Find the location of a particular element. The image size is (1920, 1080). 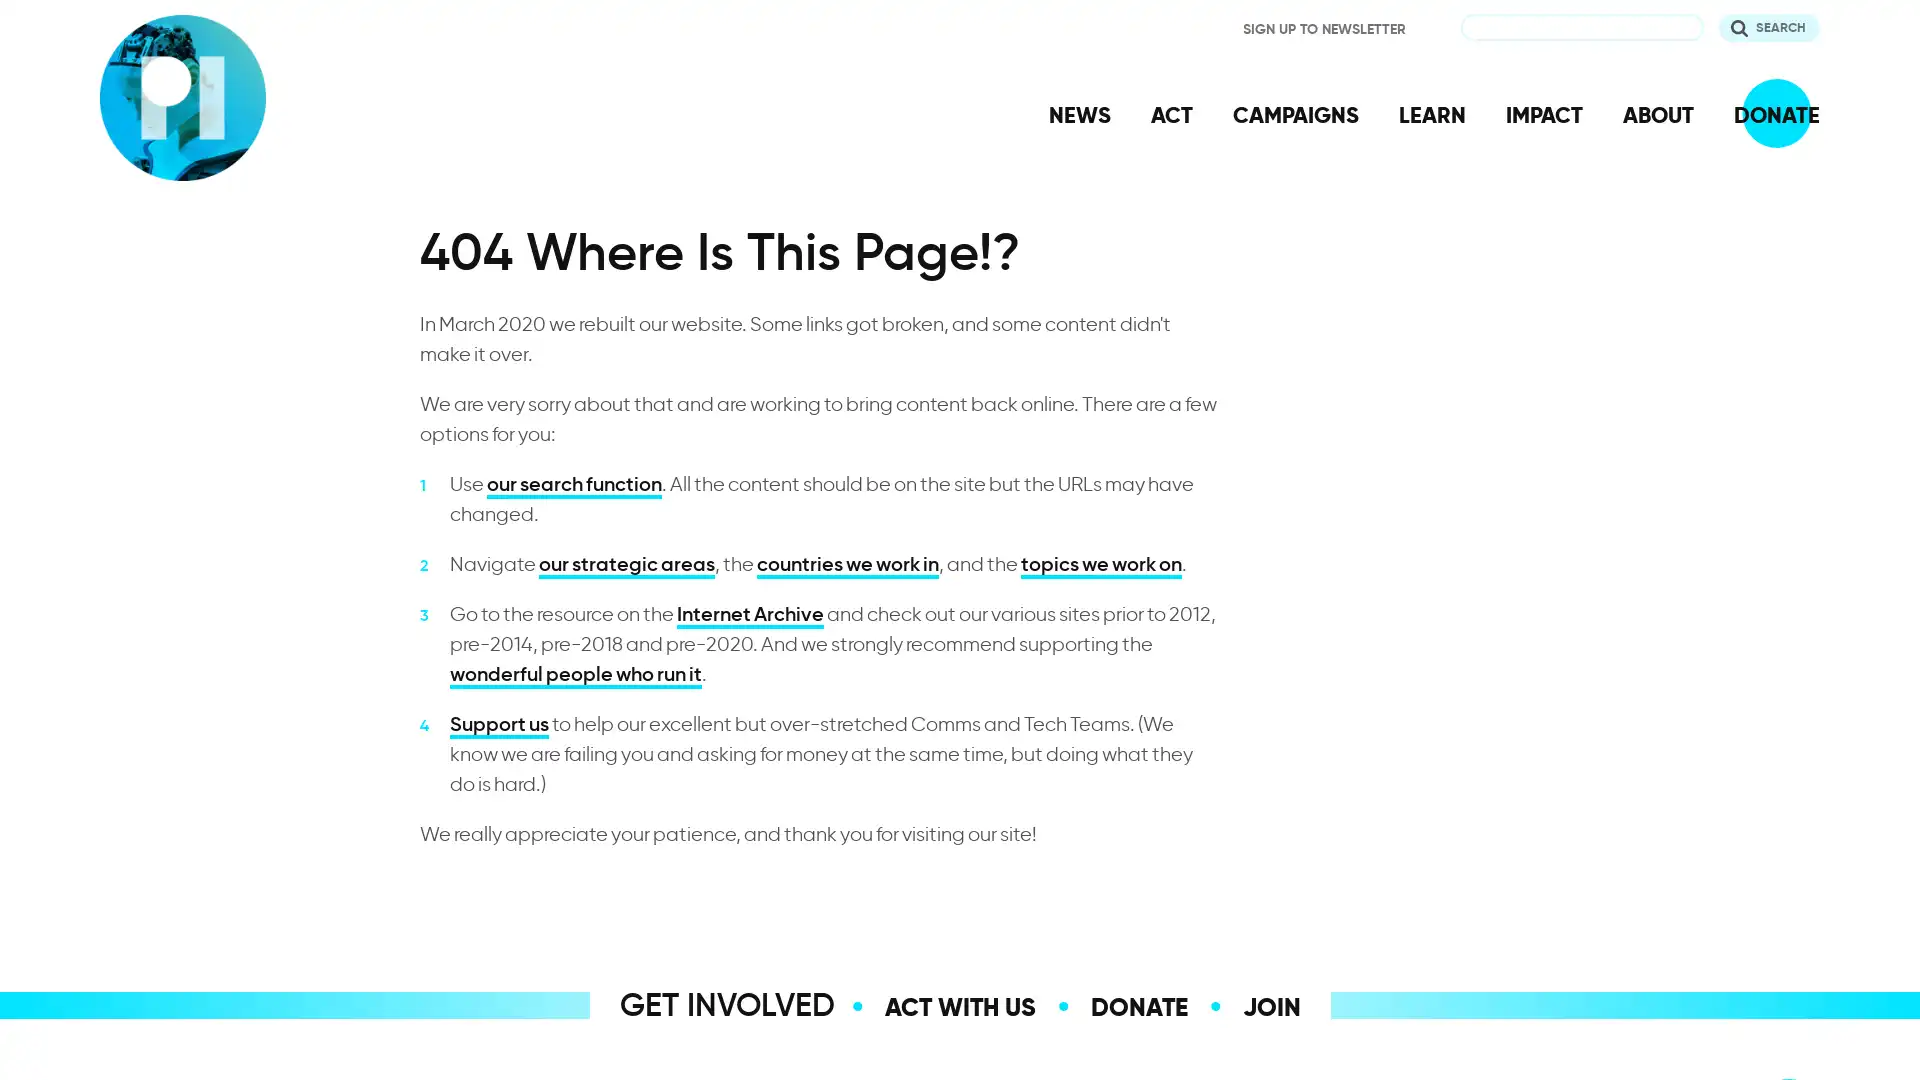

Search is located at coordinates (1766, 28).